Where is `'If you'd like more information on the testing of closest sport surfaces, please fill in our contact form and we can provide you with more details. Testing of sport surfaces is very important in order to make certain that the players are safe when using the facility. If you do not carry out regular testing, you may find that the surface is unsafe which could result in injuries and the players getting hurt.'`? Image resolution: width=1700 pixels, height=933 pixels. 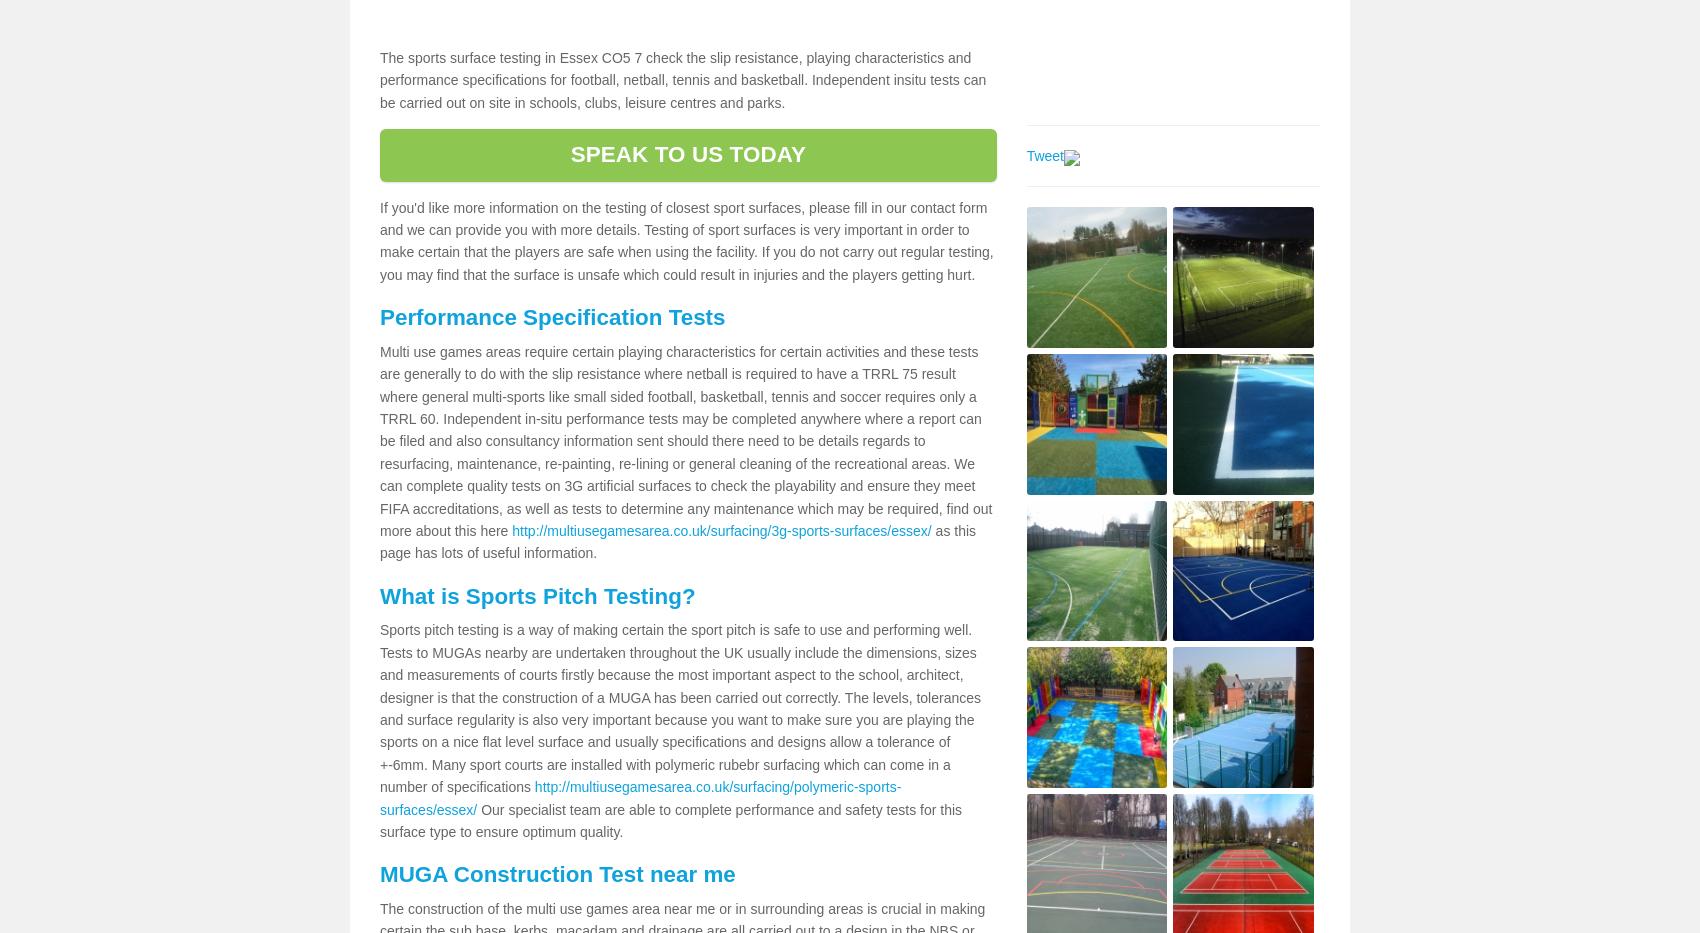 'If you'd like more information on the testing of closest sport surfaces, please fill in our contact form and we can provide you with more details. Testing of sport surfaces is very important in order to make certain that the players are safe when using the facility. If you do not carry out regular testing, you may find that the surface is unsafe which could result in injuries and the players getting hurt.' is located at coordinates (686, 239).